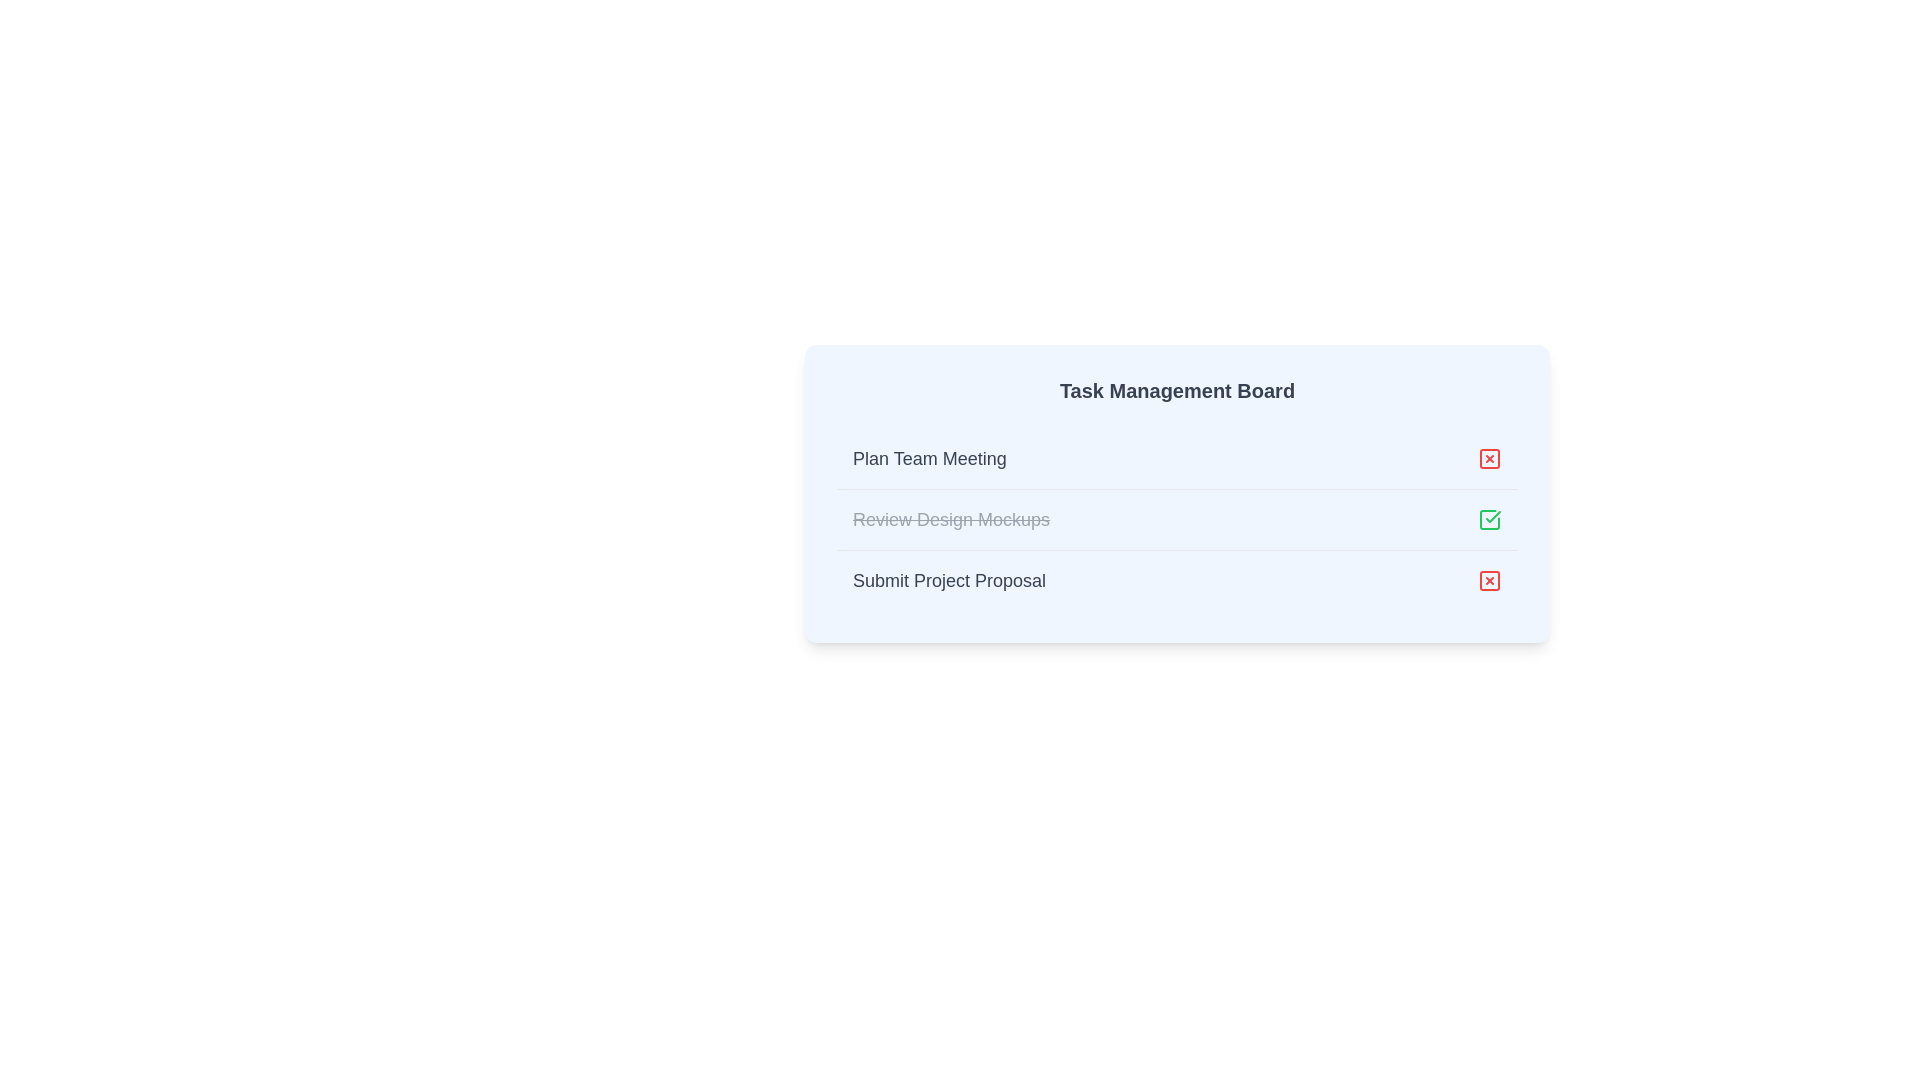 The height and width of the screenshot is (1080, 1920). I want to click on text from the text label that reads 'Plan Team Meeting', which is styled with a medium-sized font and gray color, located in the 'Task Management Board' section, so click(928, 459).